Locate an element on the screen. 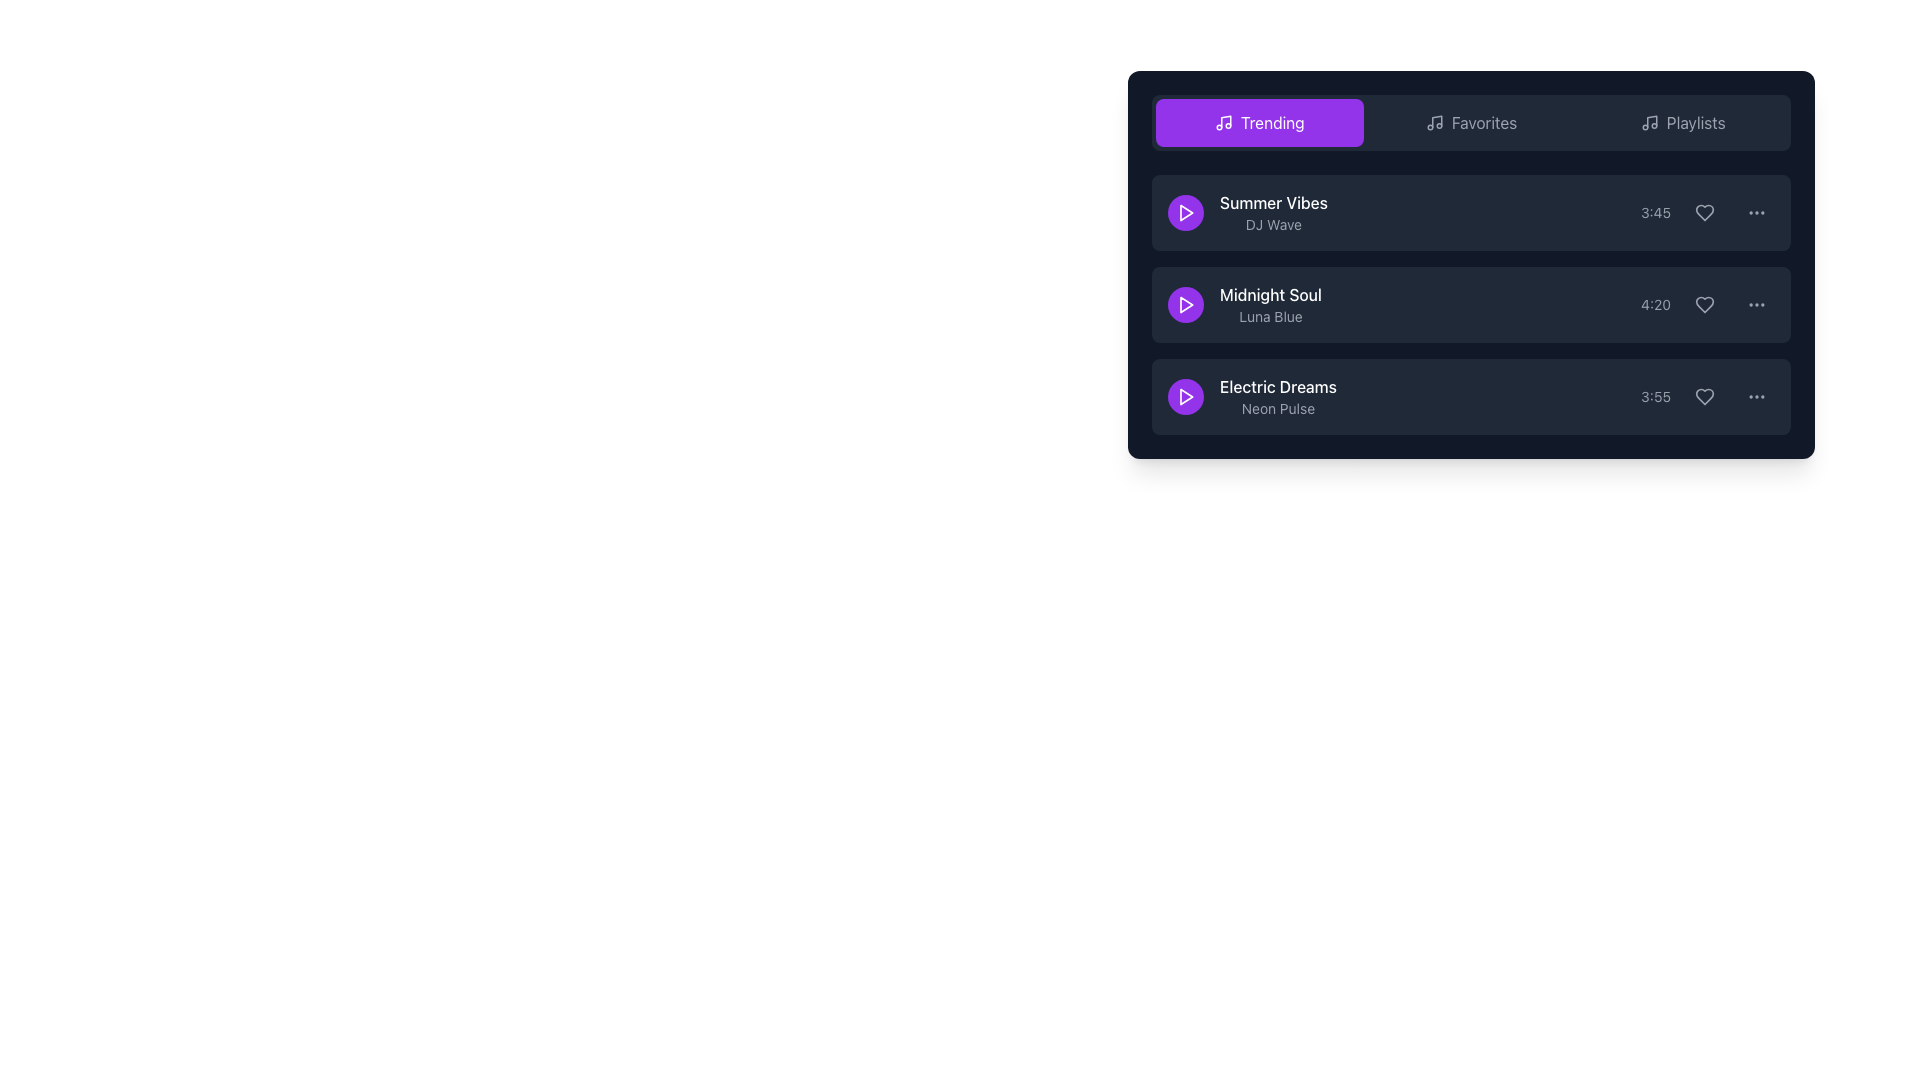  the heart-shaped icon styled as a hollow outline in the 'Midnight Soul' row is located at coordinates (1703, 304).